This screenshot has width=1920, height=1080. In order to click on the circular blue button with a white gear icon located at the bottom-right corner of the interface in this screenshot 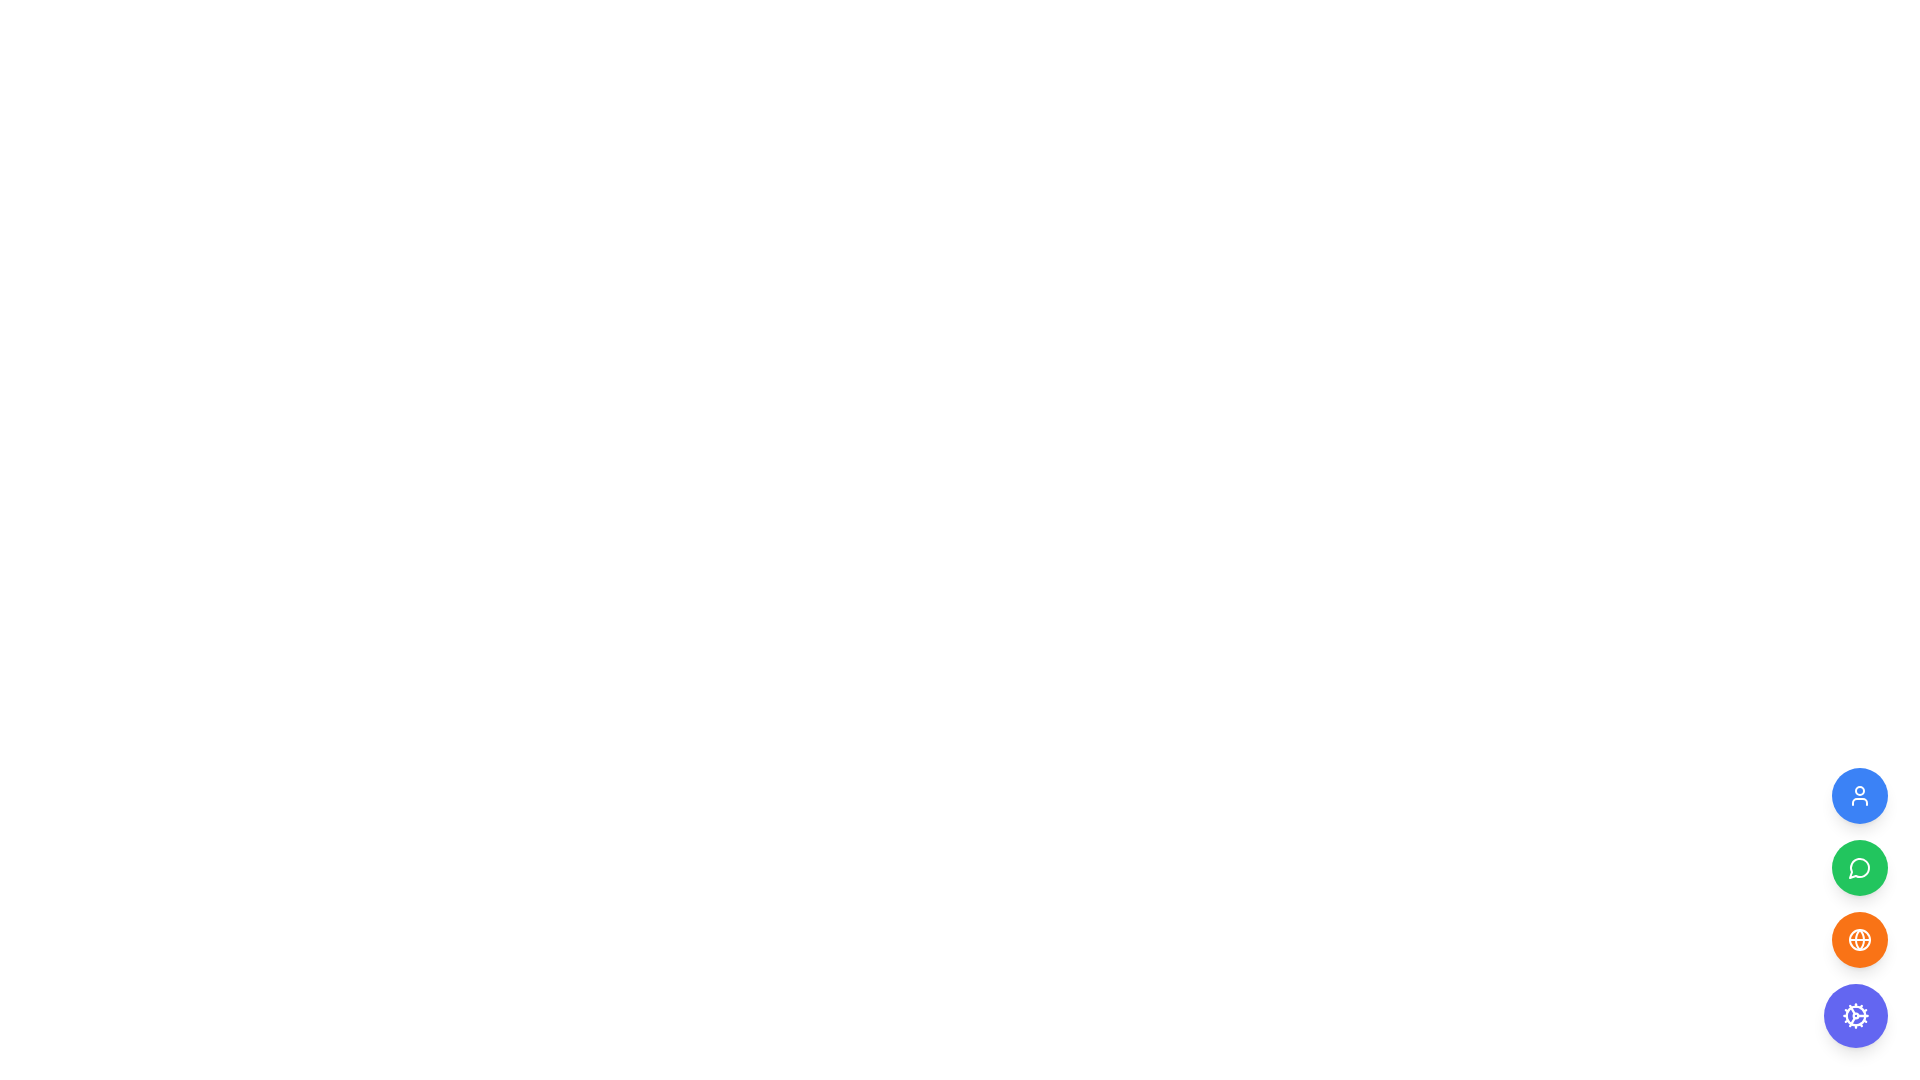, I will do `click(1855, 1015)`.